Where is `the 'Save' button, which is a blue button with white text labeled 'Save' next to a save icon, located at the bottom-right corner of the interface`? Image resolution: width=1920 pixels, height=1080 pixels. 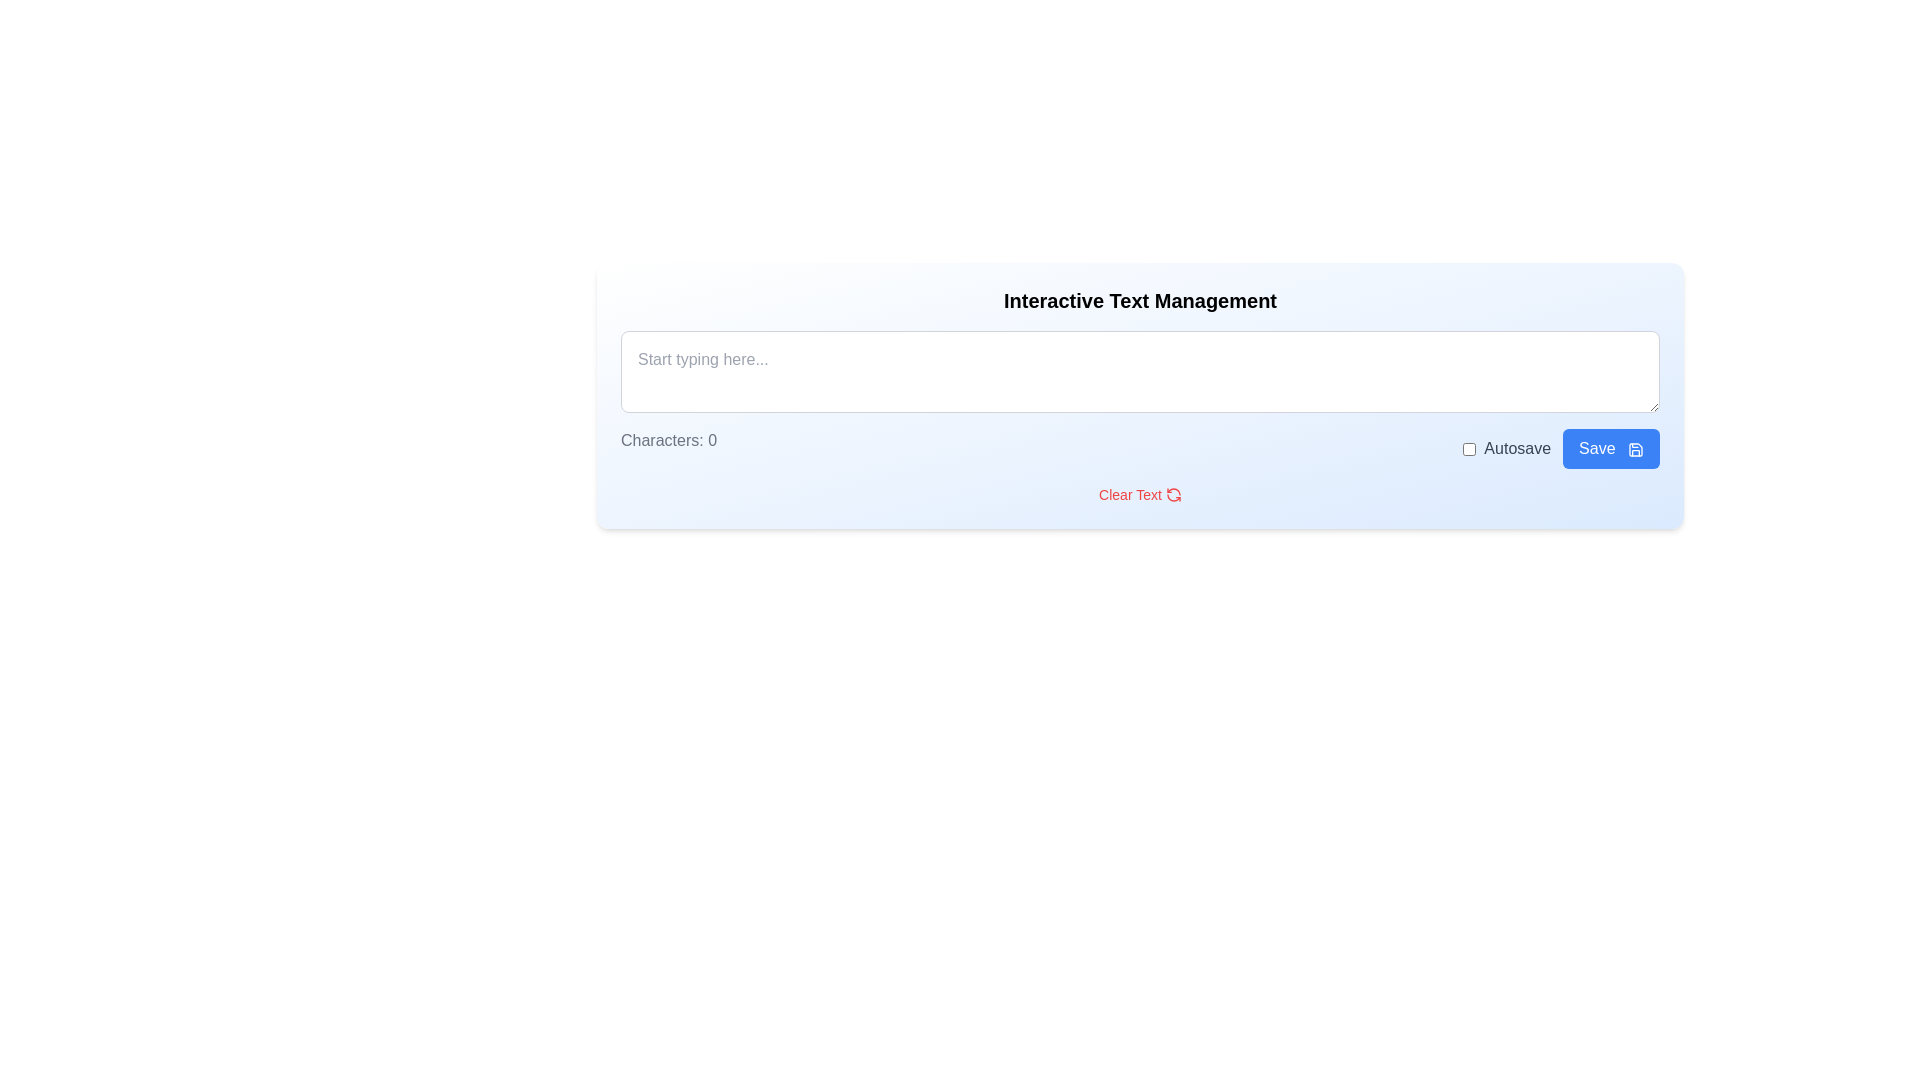
the 'Save' button, which is a blue button with white text labeled 'Save' next to a save icon, located at the bottom-right corner of the interface is located at coordinates (1560, 447).